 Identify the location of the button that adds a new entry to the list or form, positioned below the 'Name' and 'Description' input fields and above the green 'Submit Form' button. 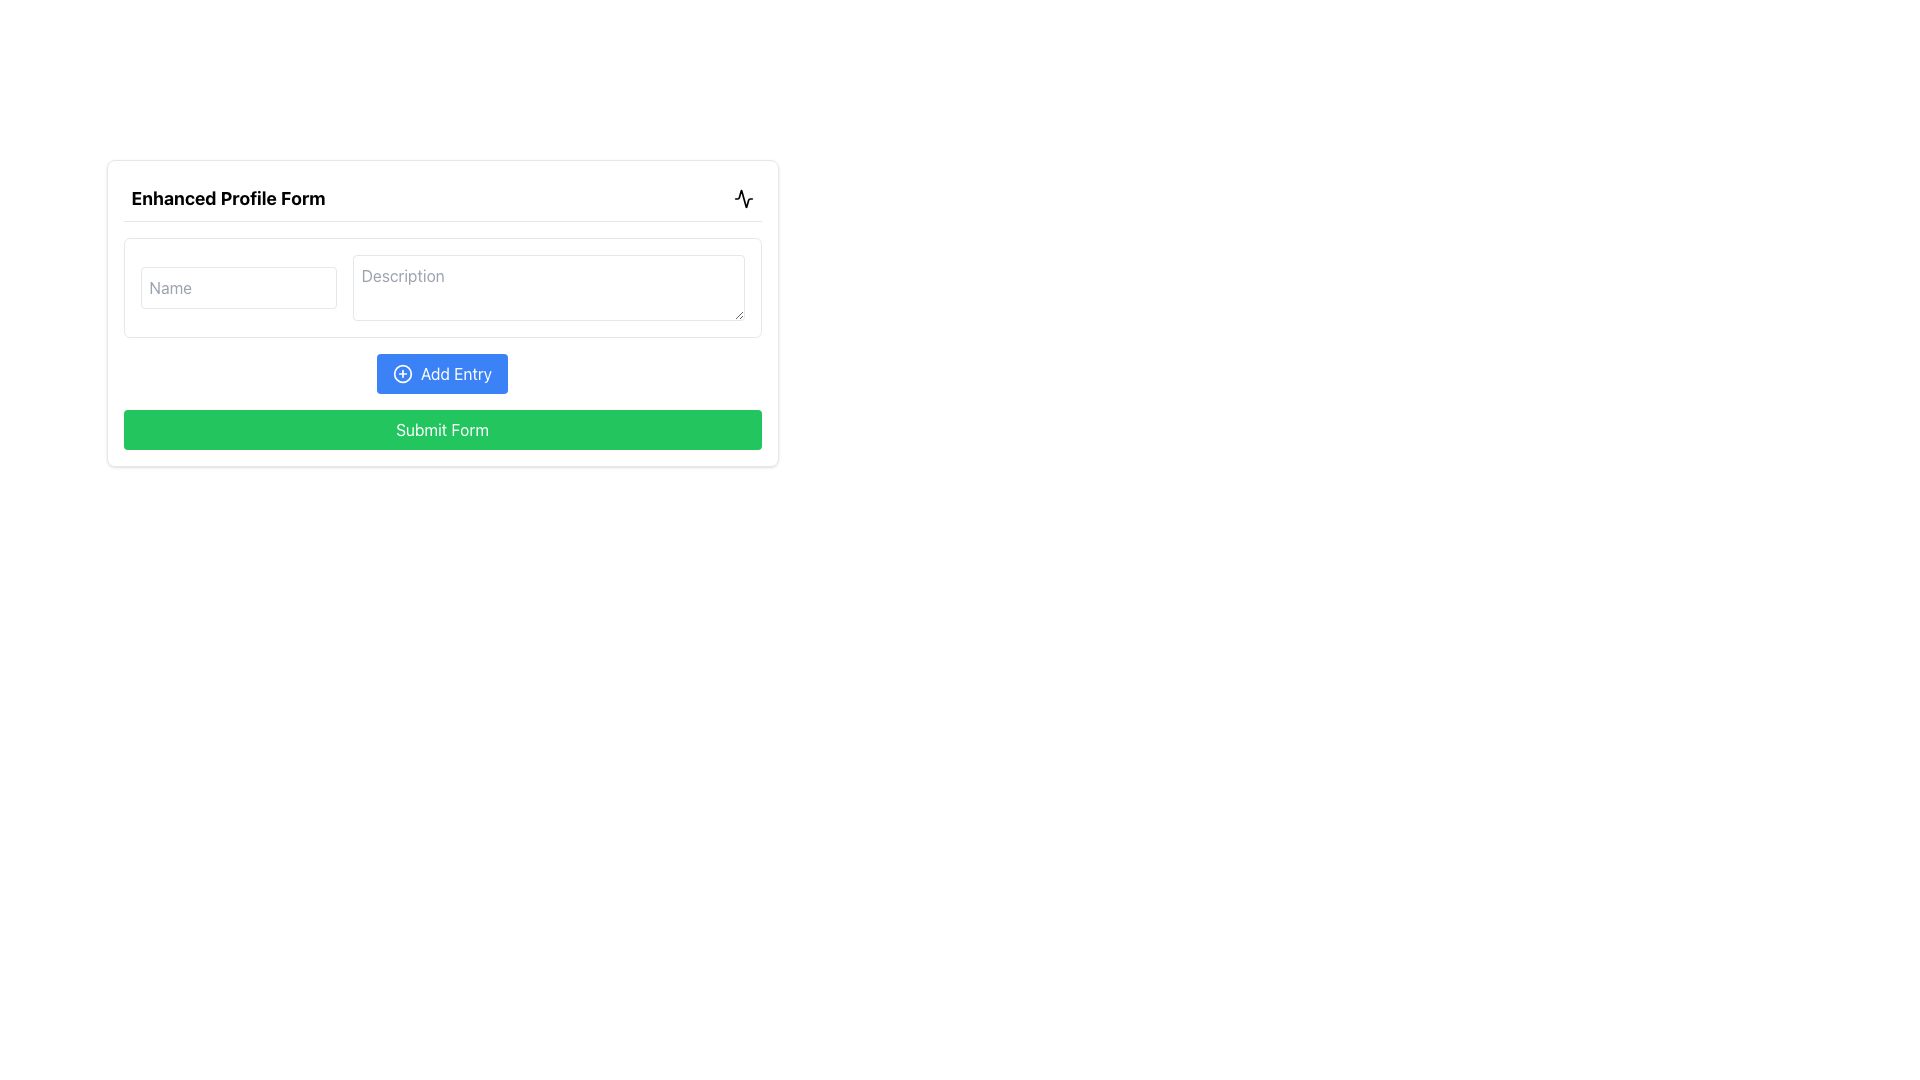
(441, 374).